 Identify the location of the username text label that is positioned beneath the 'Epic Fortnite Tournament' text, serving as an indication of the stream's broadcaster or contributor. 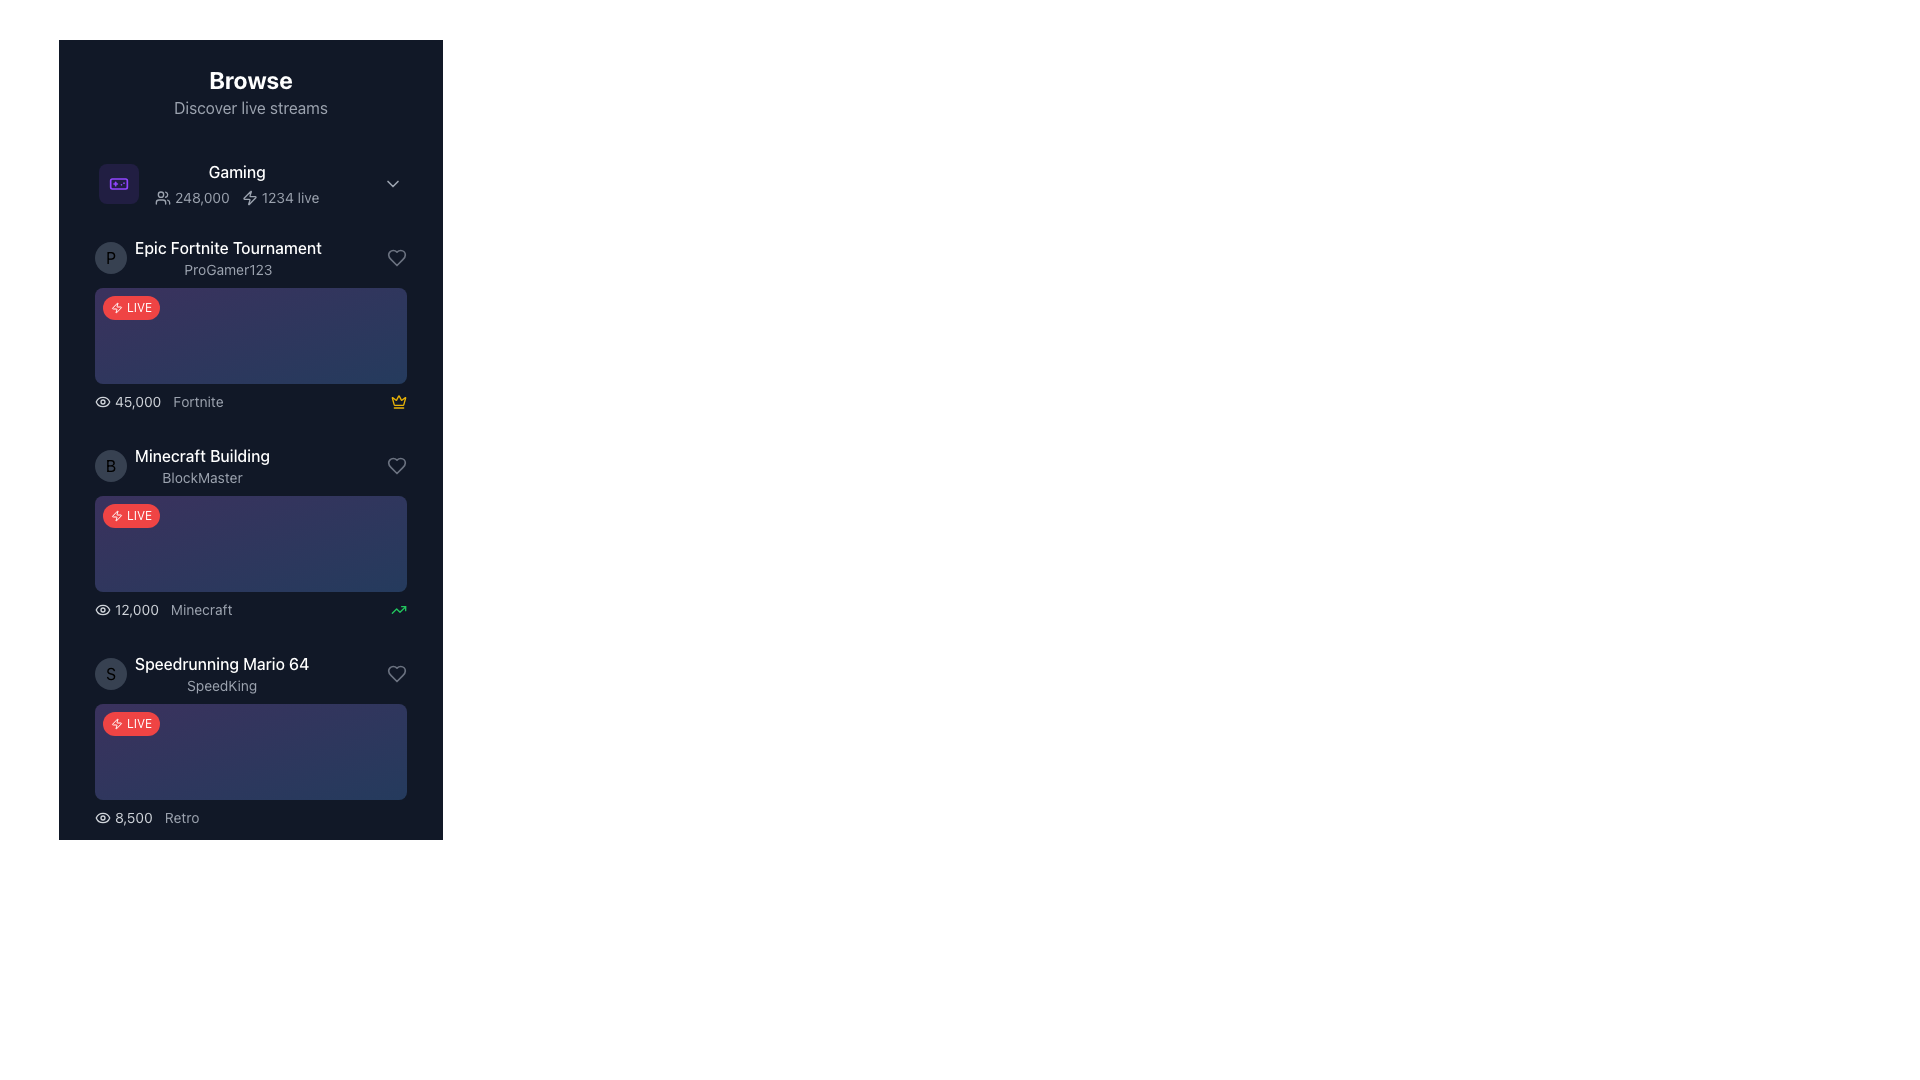
(228, 270).